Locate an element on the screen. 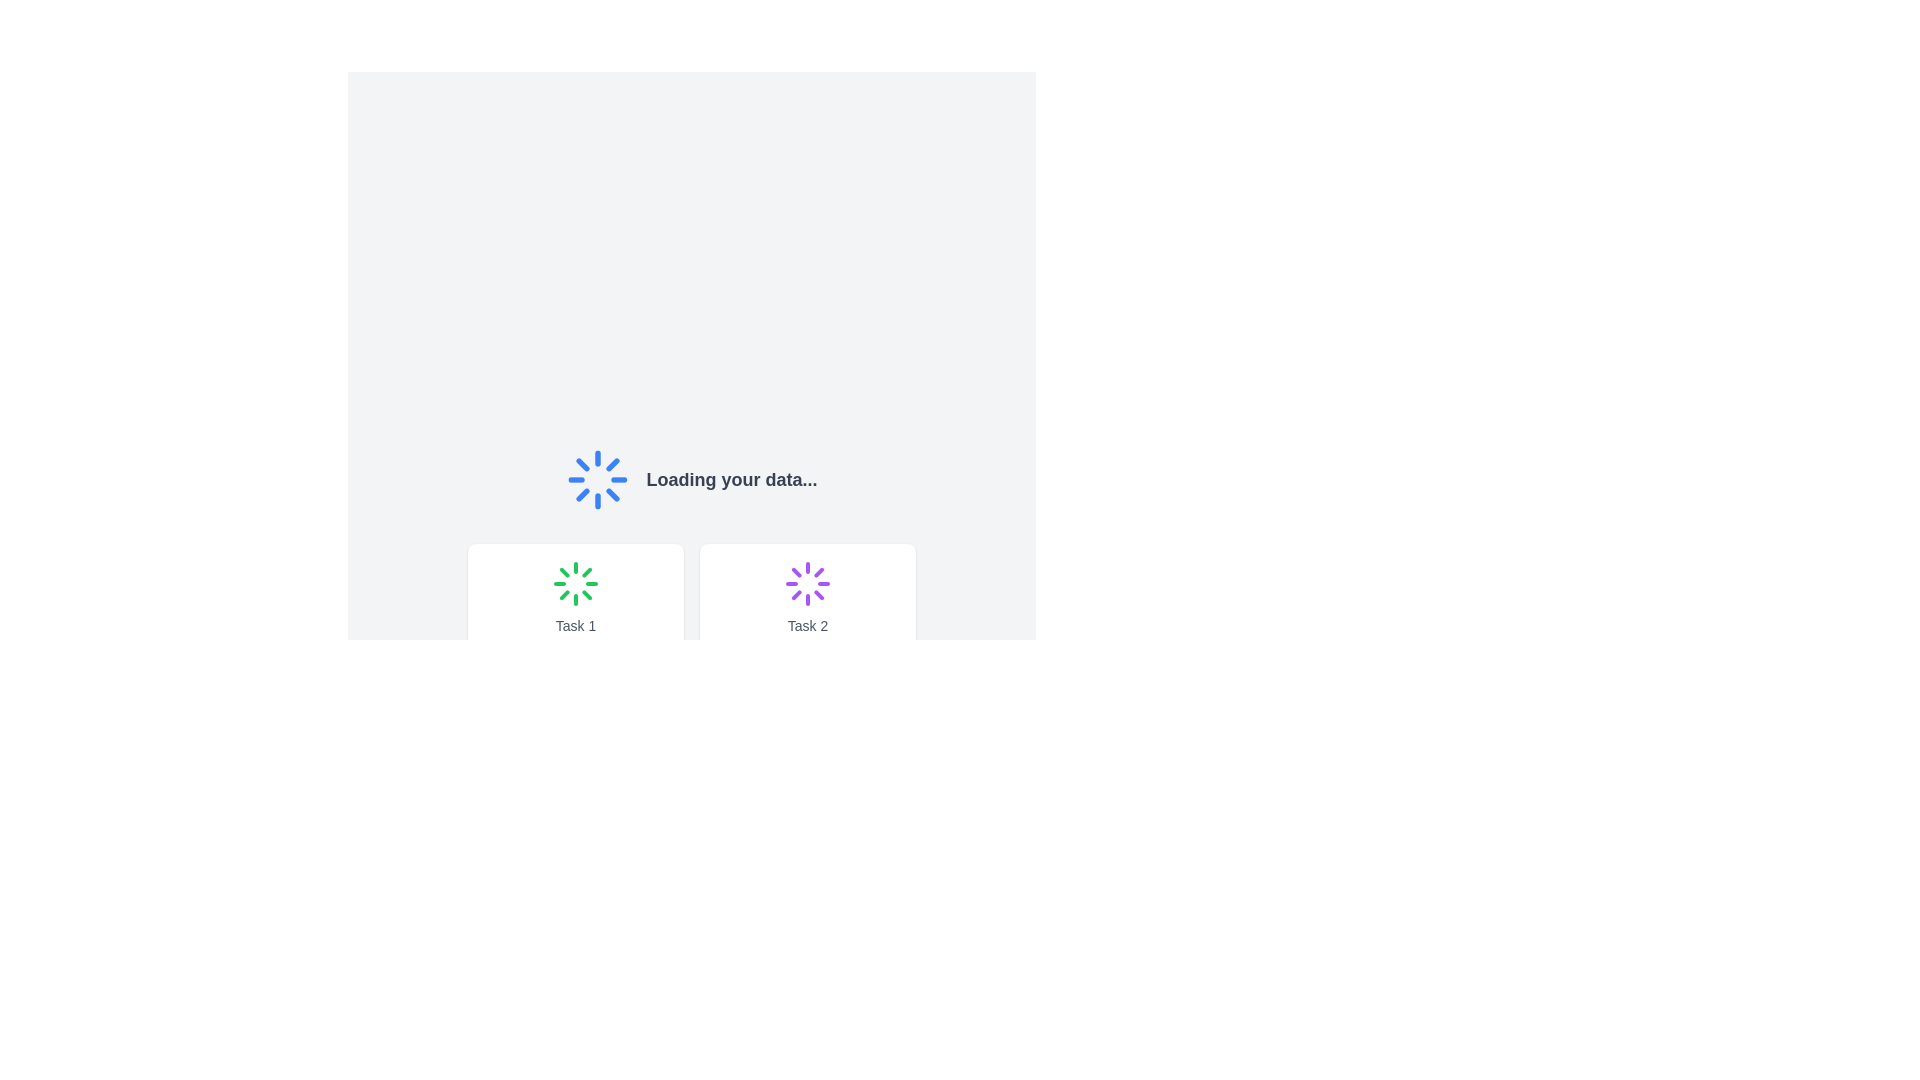 The height and width of the screenshot is (1080, 1920). task label 'Task 1' from the visual status card located in the top-left corner of the grid layout is located at coordinates (575, 596).